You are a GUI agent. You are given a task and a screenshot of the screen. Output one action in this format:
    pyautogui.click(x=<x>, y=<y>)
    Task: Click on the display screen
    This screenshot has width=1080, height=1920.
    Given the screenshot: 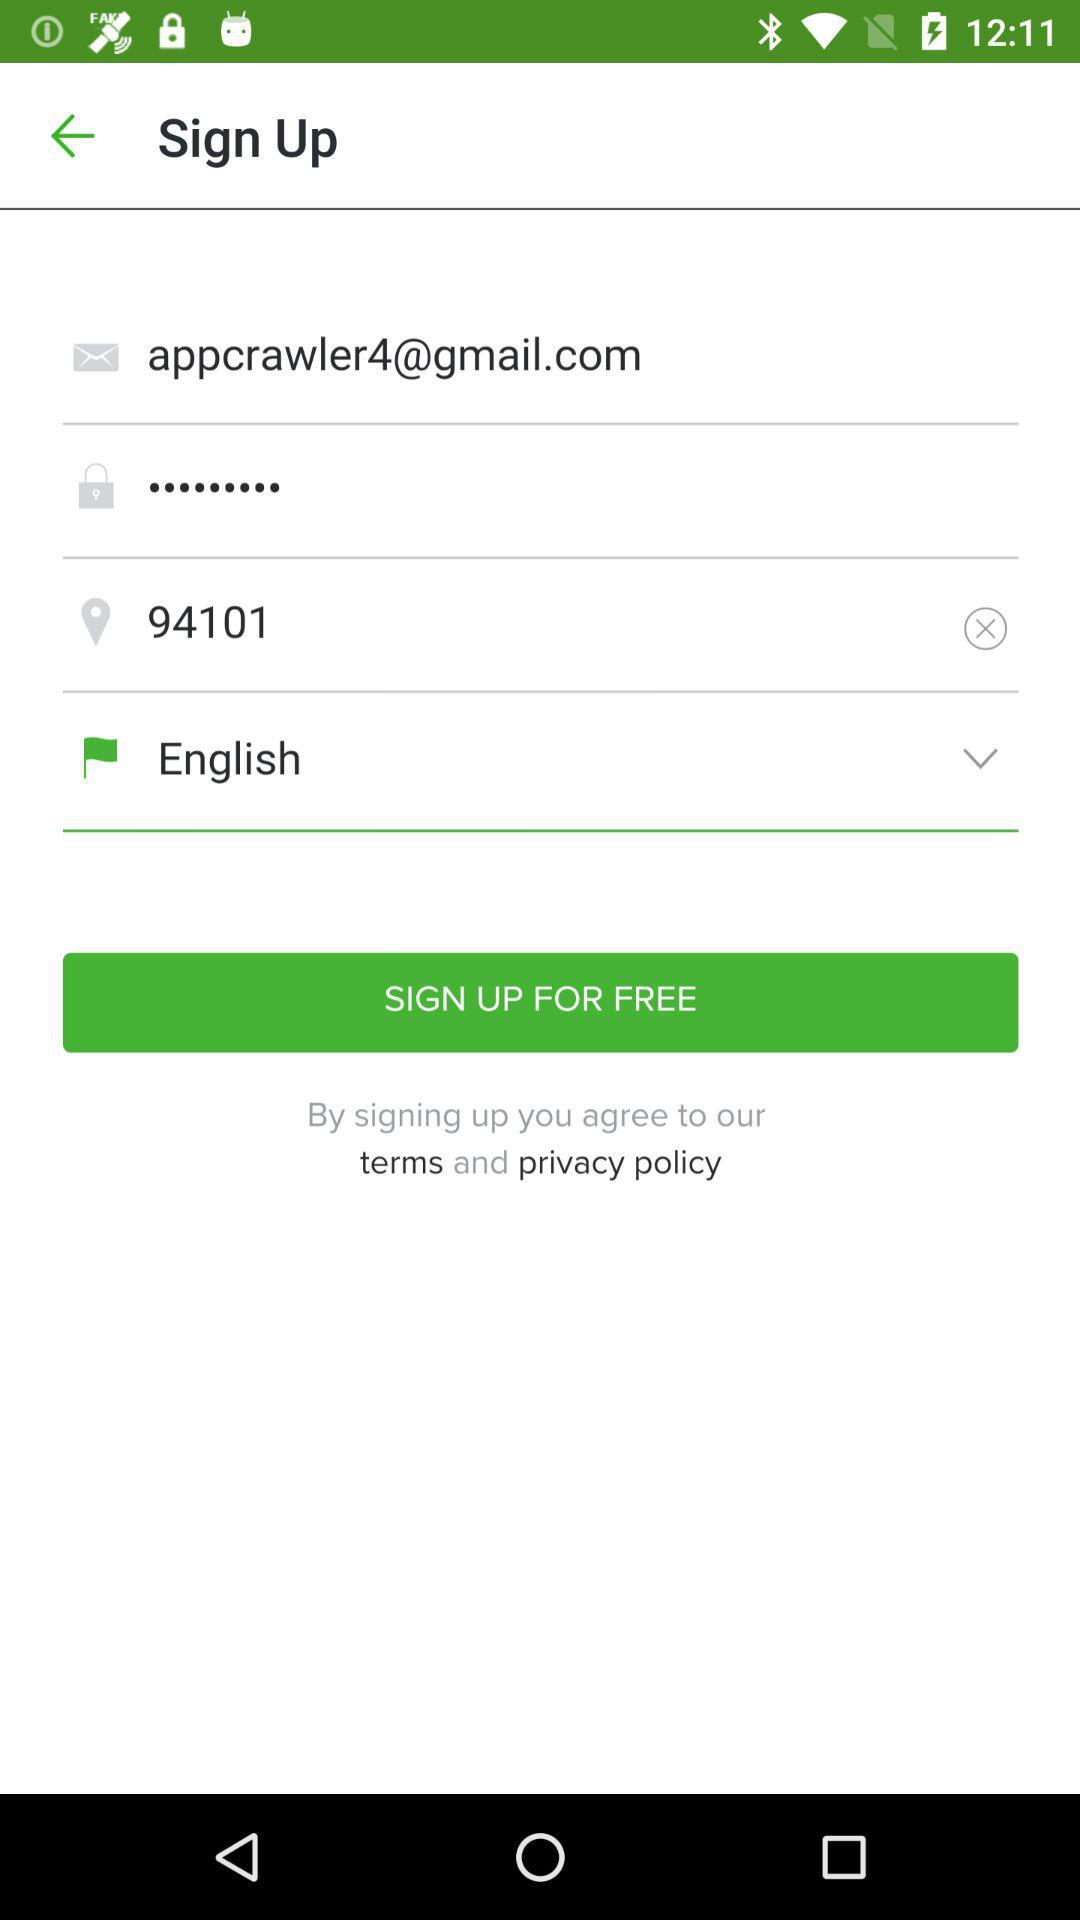 What is the action you would take?
    pyautogui.click(x=540, y=1002)
    